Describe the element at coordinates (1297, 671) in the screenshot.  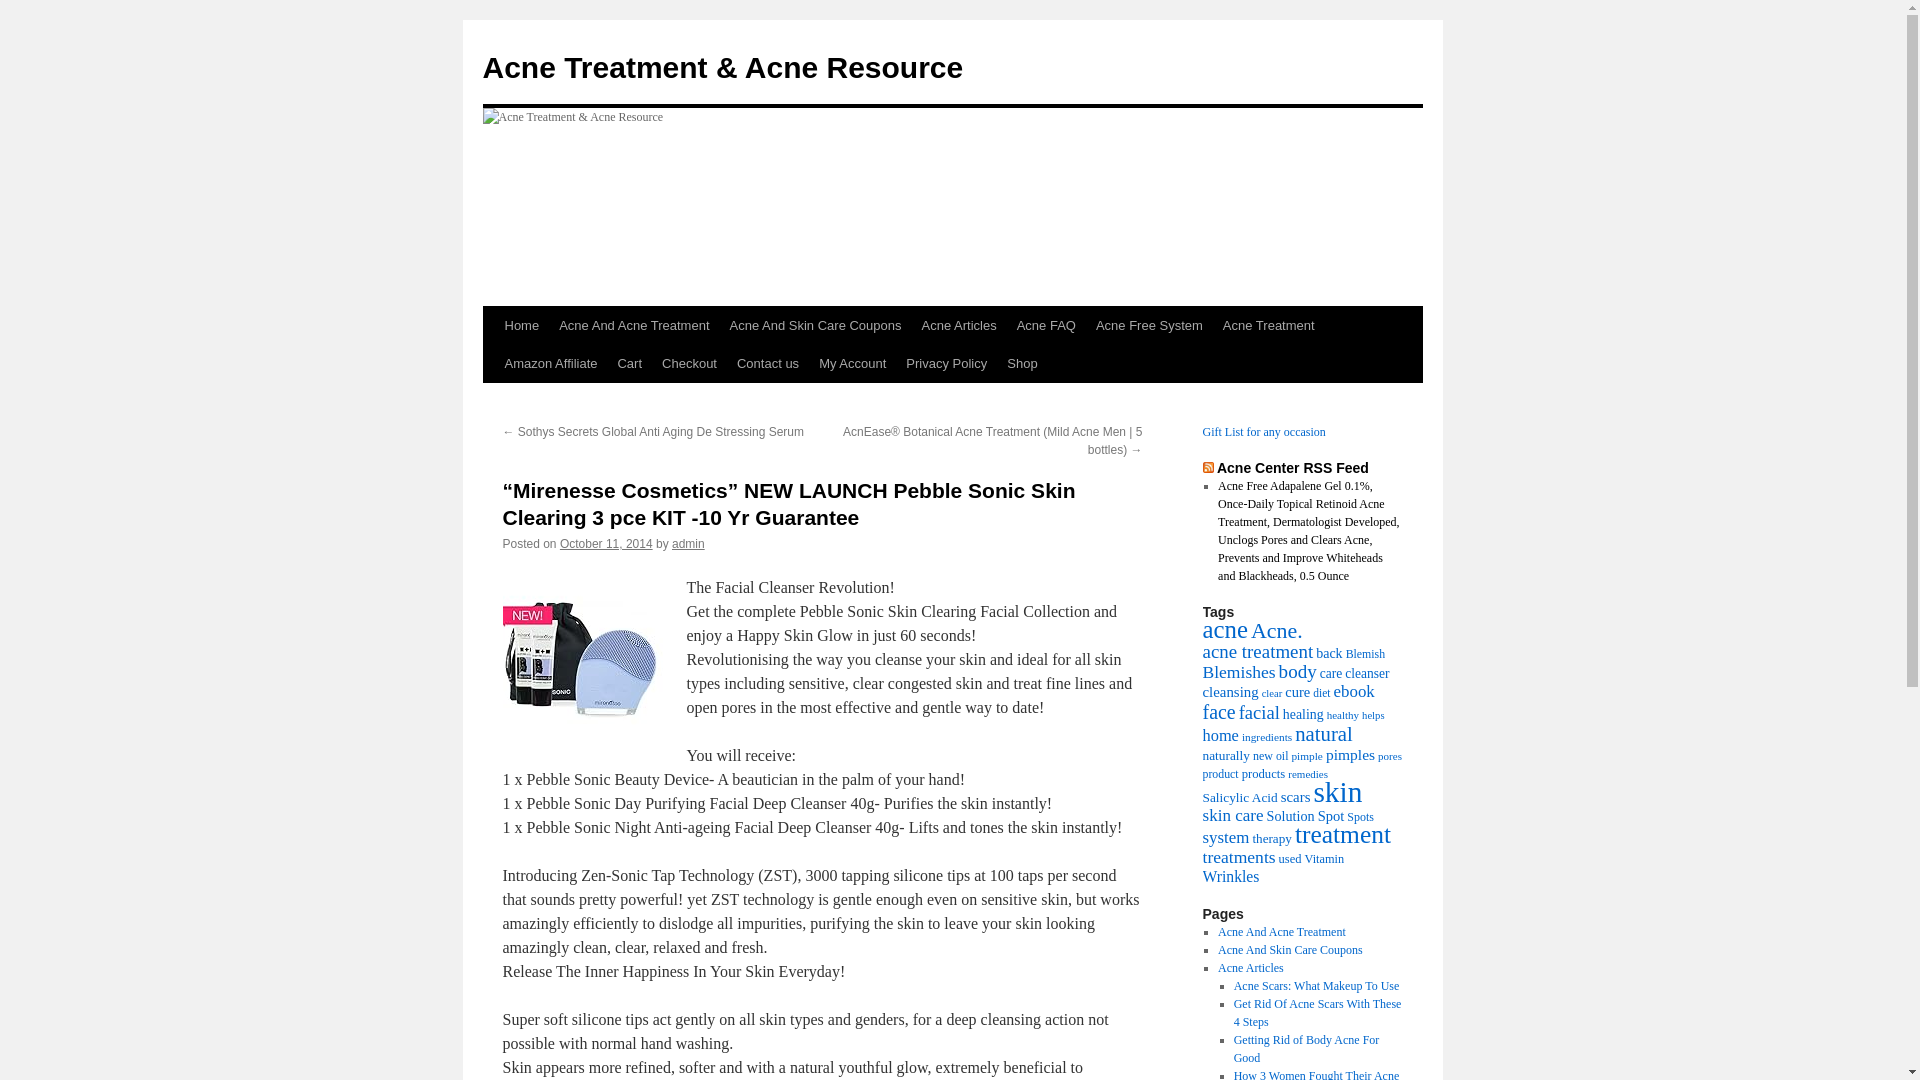
I see `'body'` at that location.